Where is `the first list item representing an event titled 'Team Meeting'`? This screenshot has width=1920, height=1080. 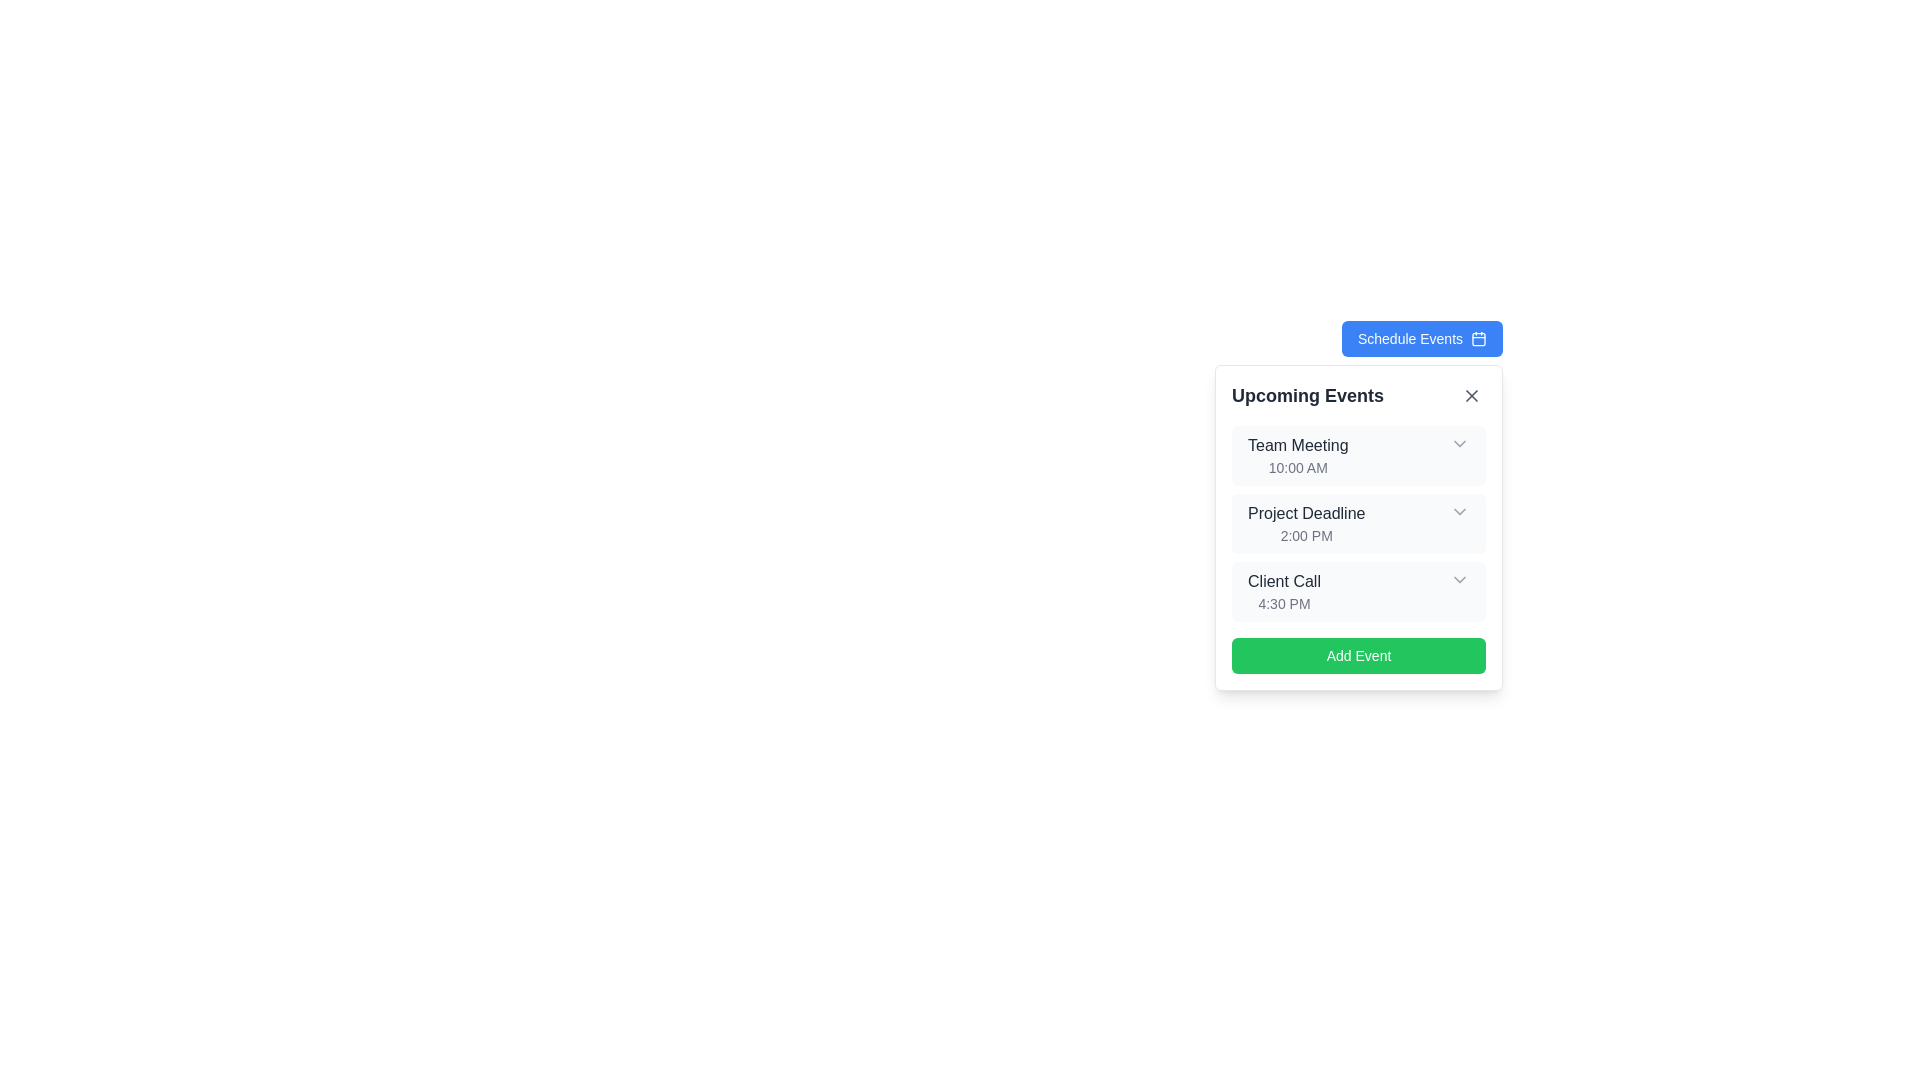 the first list item representing an event titled 'Team Meeting' is located at coordinates (1358, 455).